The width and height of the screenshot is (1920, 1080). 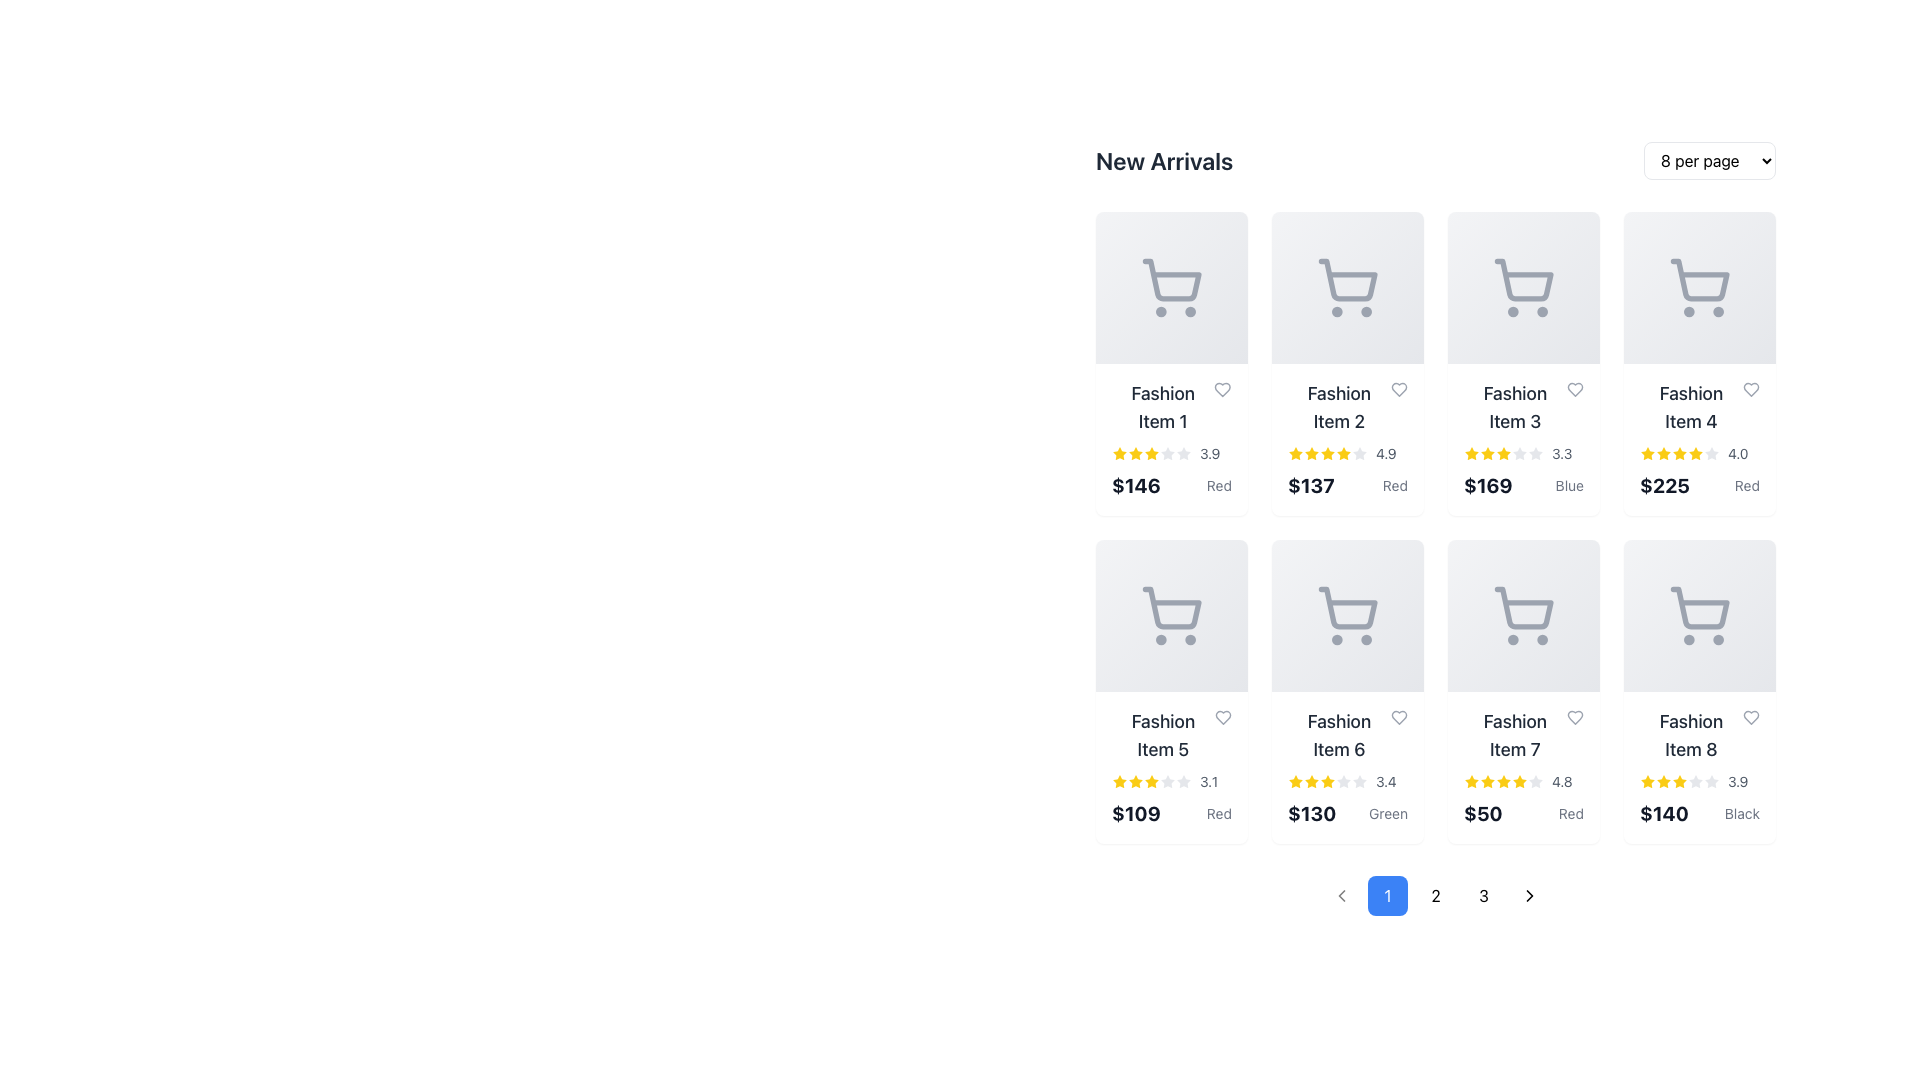 I want to click on the heart-shaped icon with a gray outline located at the top-right corner of the 'Fashion Item 5' card in the grid layout, so click(x=1222, y=716).